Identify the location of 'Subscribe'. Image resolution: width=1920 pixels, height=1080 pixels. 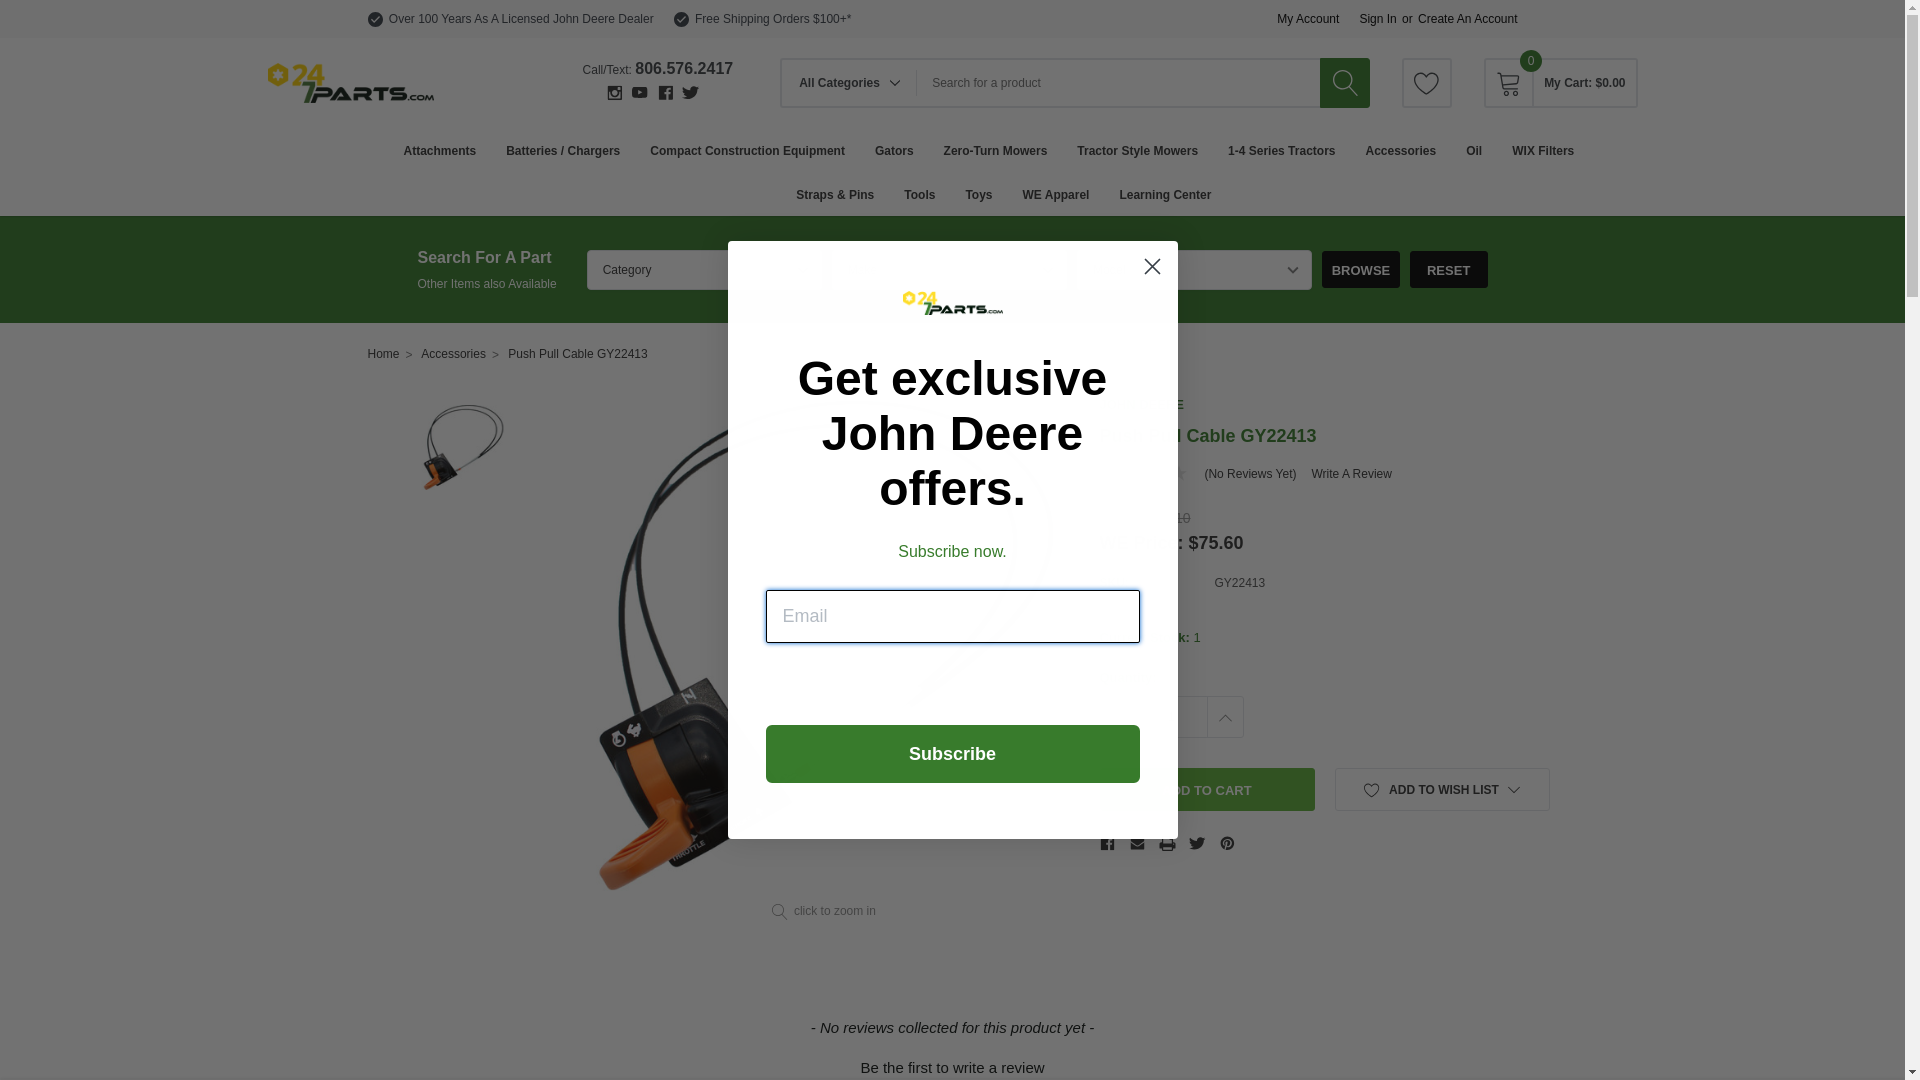
(952, 753).